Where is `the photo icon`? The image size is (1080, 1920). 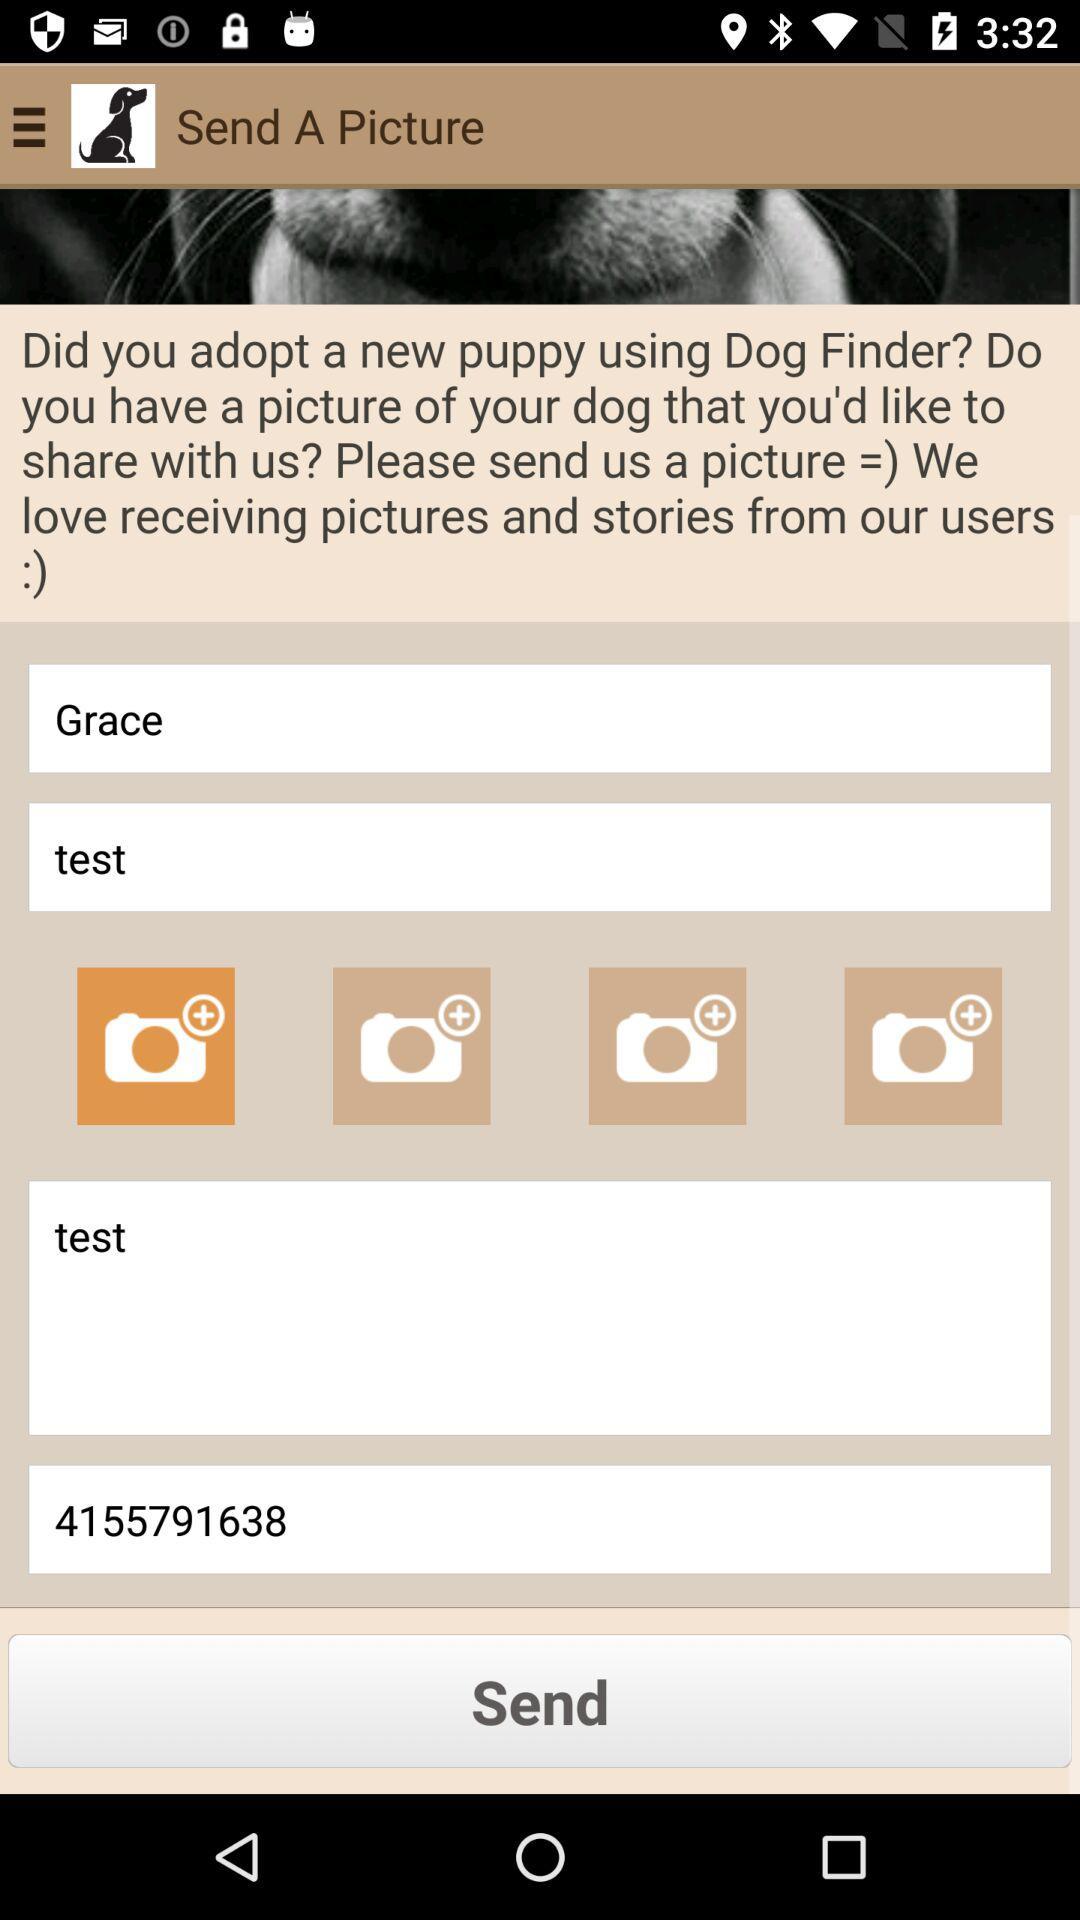
the photo icon is located at coordinates (410, 1045).